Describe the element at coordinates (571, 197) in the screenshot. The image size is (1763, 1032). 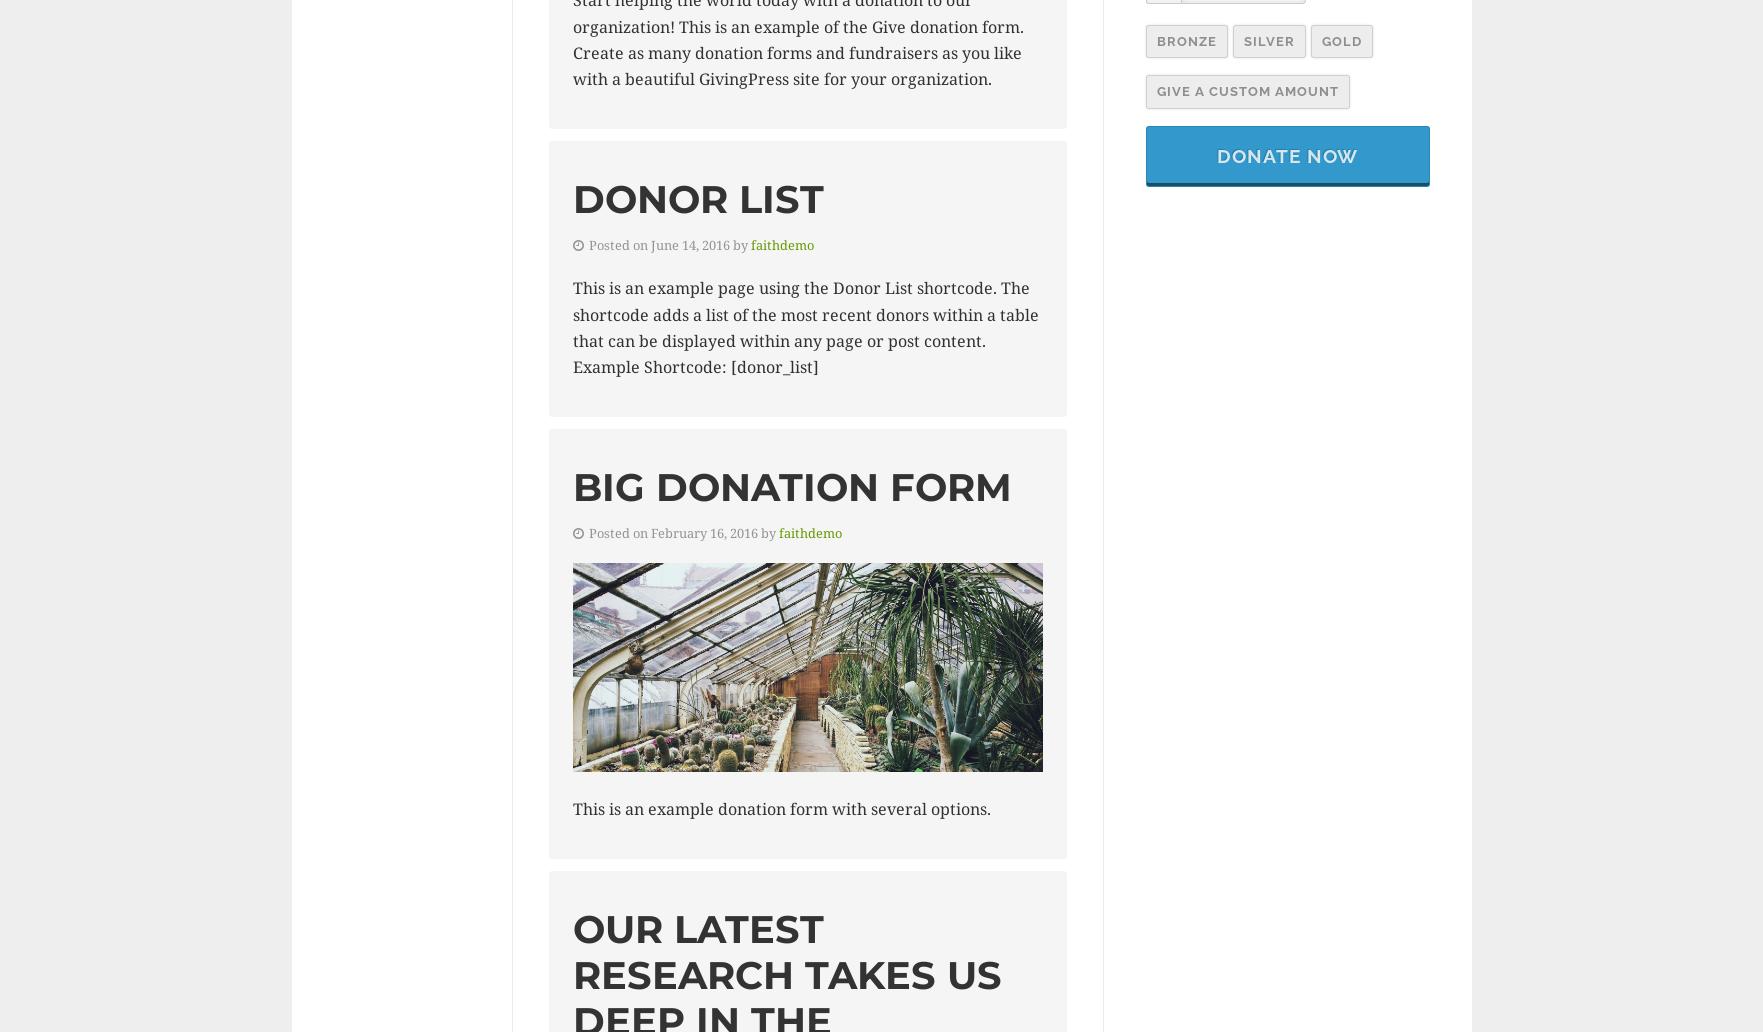
I see `'Donor List'` at that location.